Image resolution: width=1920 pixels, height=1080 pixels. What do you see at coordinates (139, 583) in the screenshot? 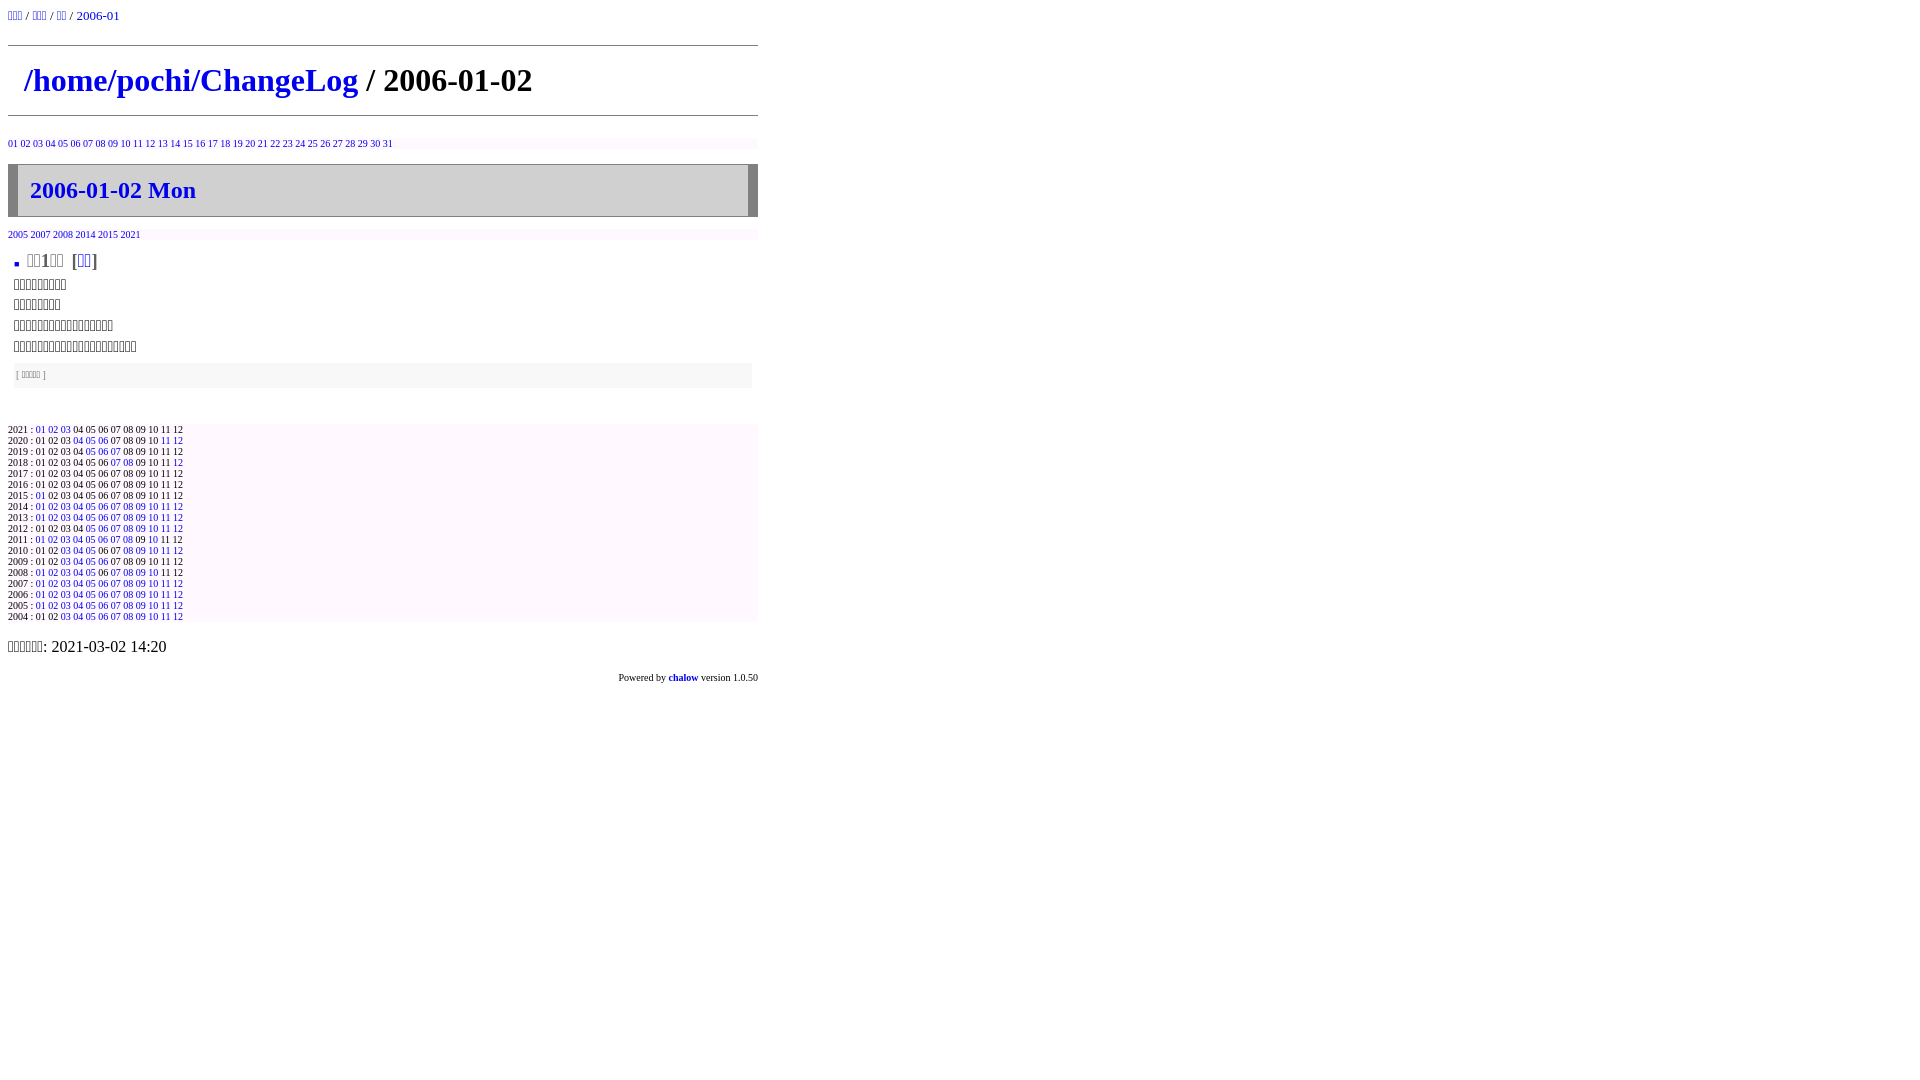
I see `'09'` at bounding box center [139, 583].